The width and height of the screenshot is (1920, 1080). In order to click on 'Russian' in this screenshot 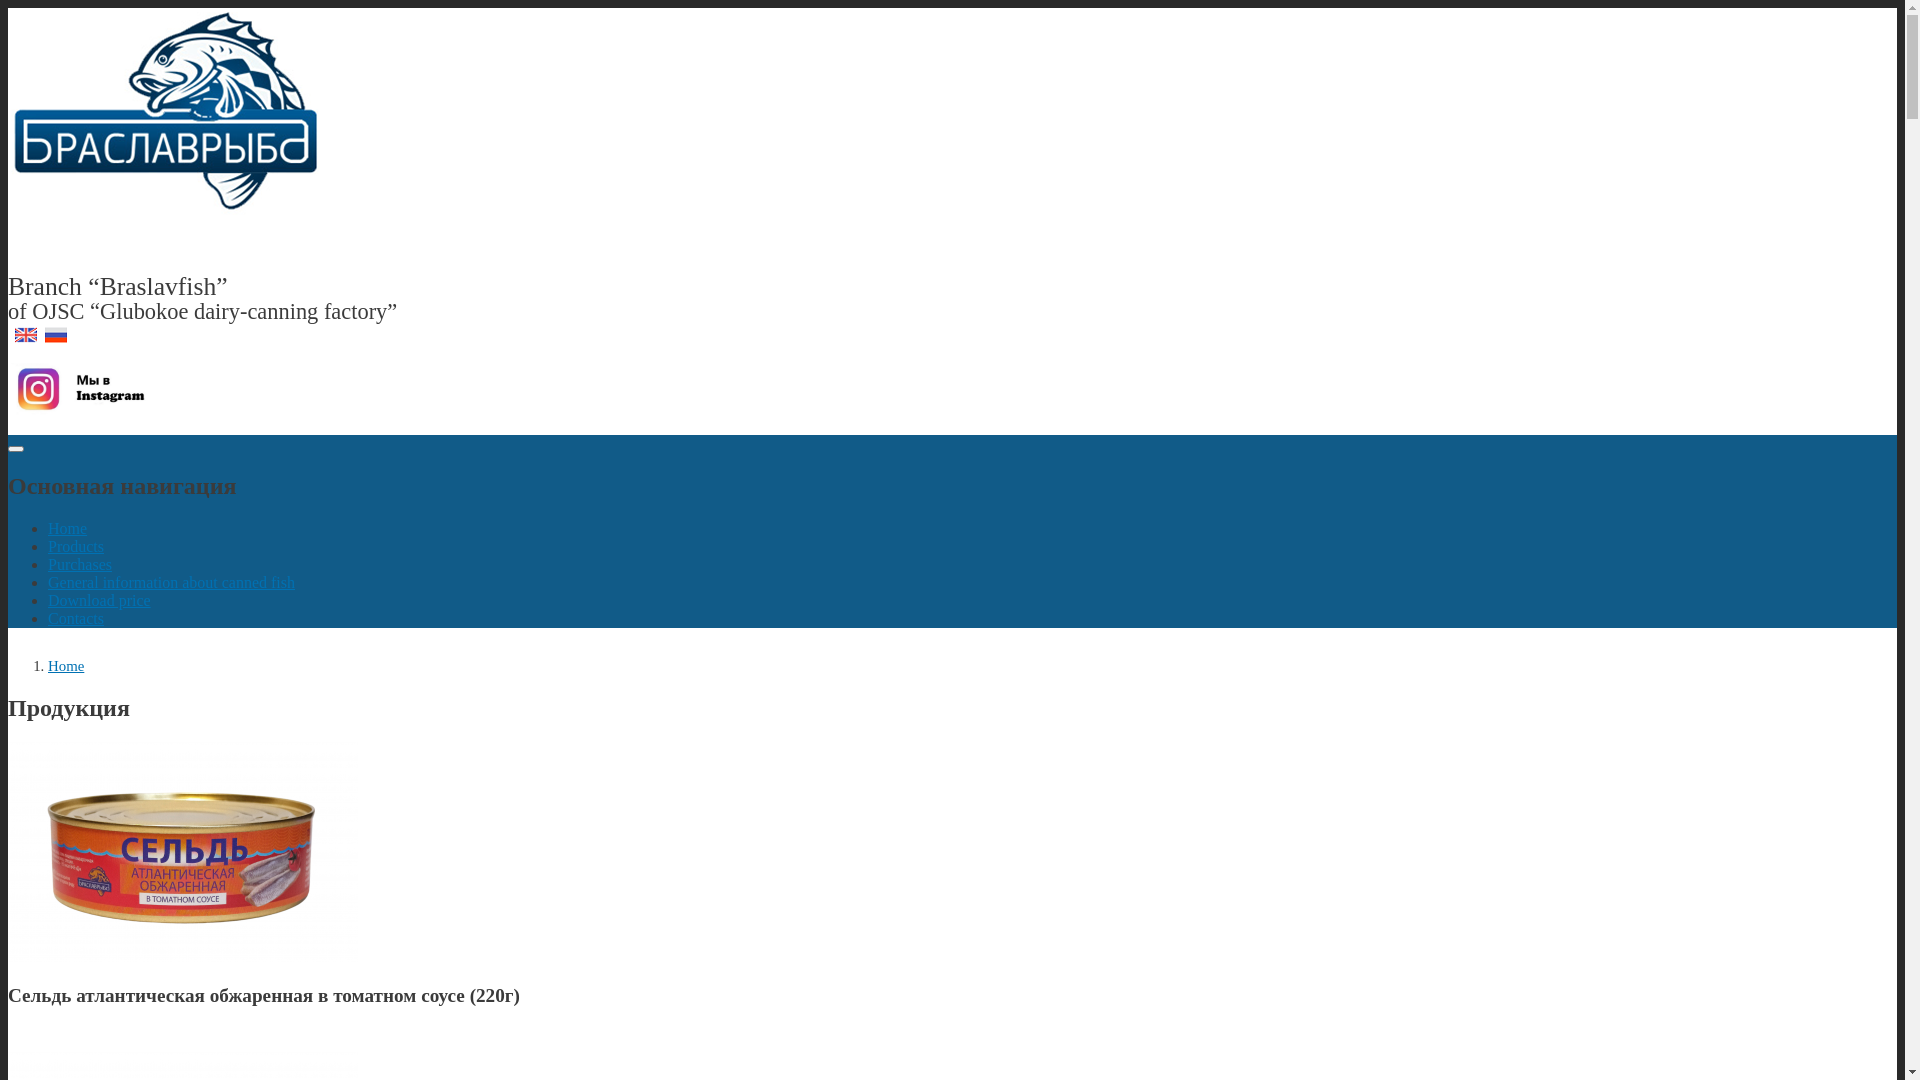, I will do `click(56, 334)`.